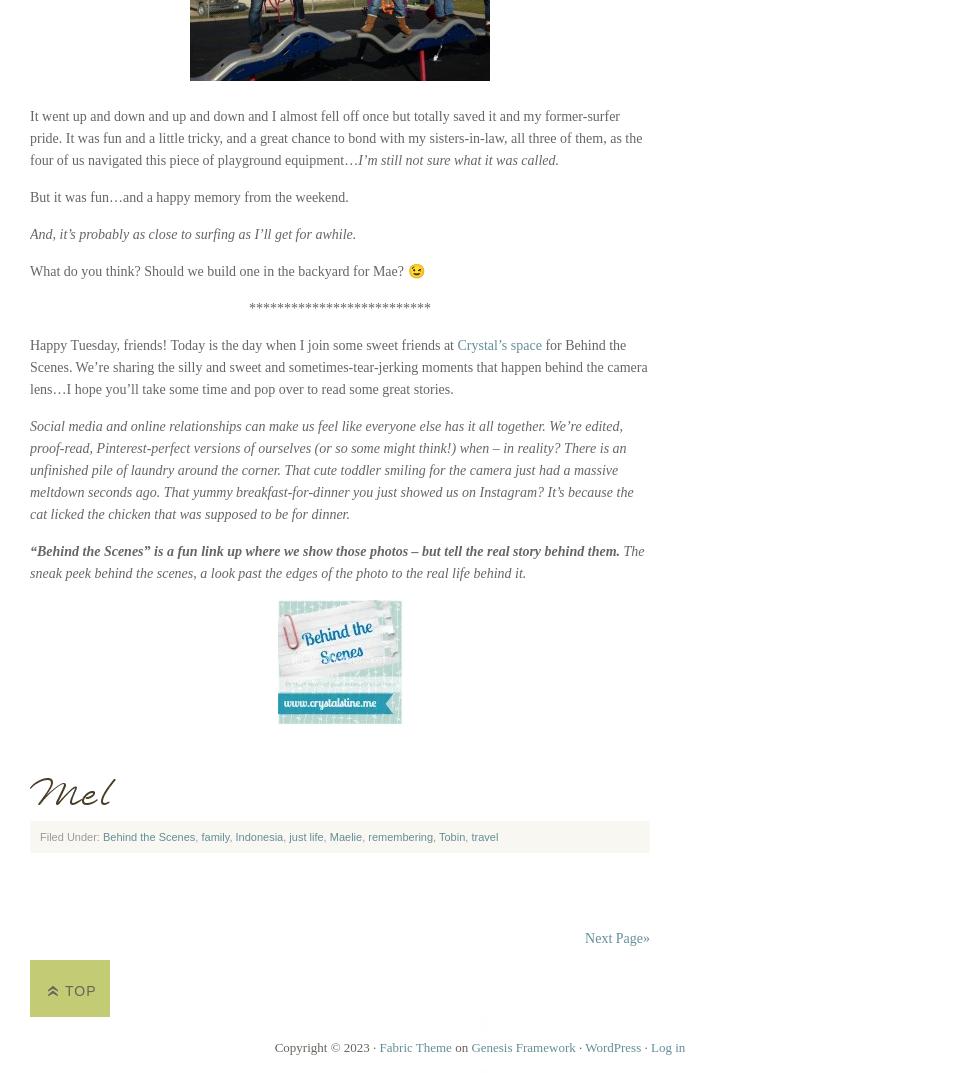 This screenshot has width=965, height=1073. I want to click on 'And, it’s probably as close to surfing as I’ll get for awhile.', so click(193, 234).